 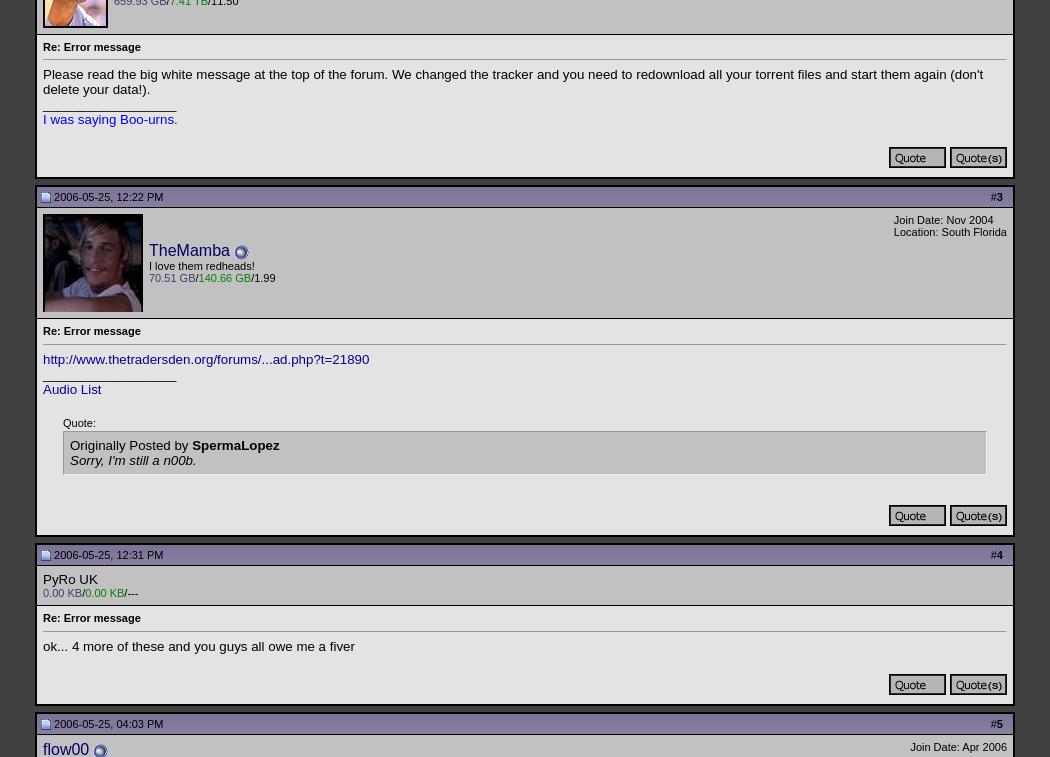 I want to click on 'Join Date: Apr 2006', so click(x=957, y=747).